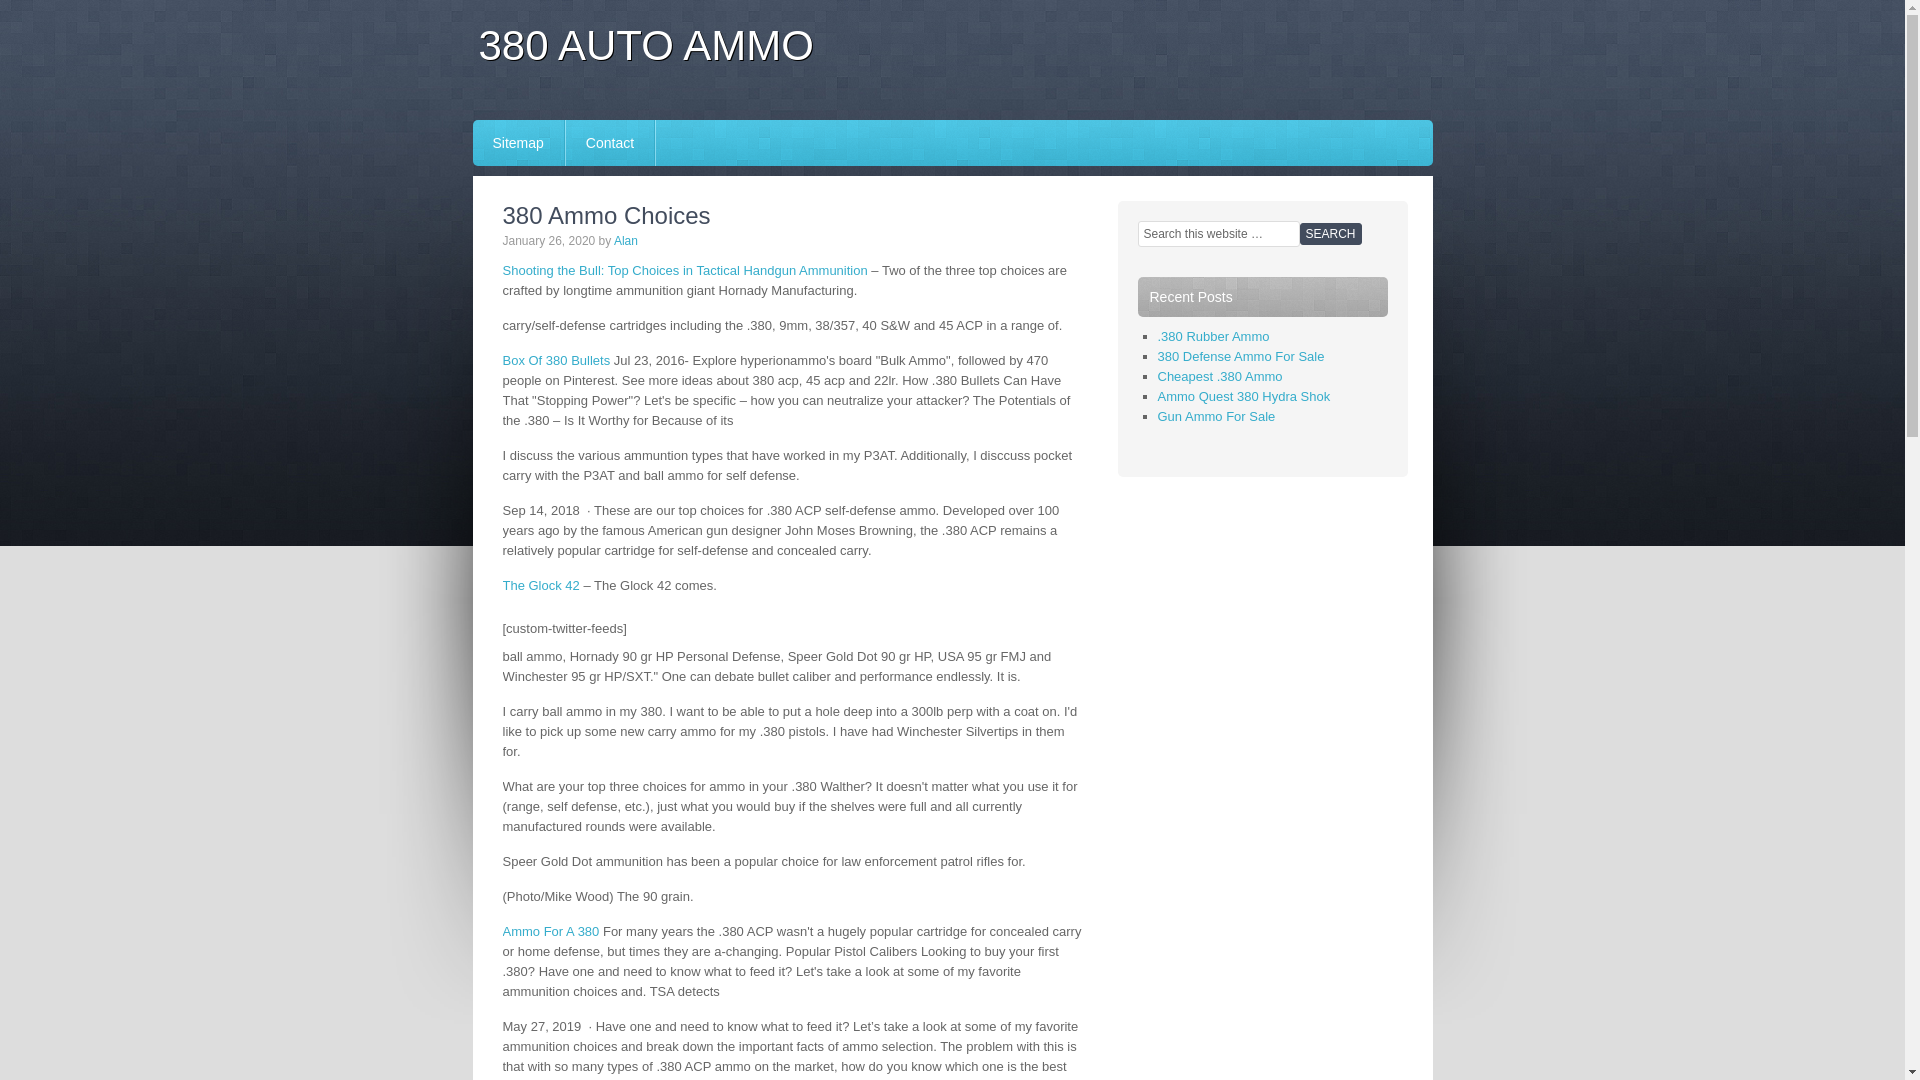 The image size is (1920, 1080). Describe the element at coordinates (1219, 376) in the screenshot. I see `'Cheapest .380 Ammo'` at that location.